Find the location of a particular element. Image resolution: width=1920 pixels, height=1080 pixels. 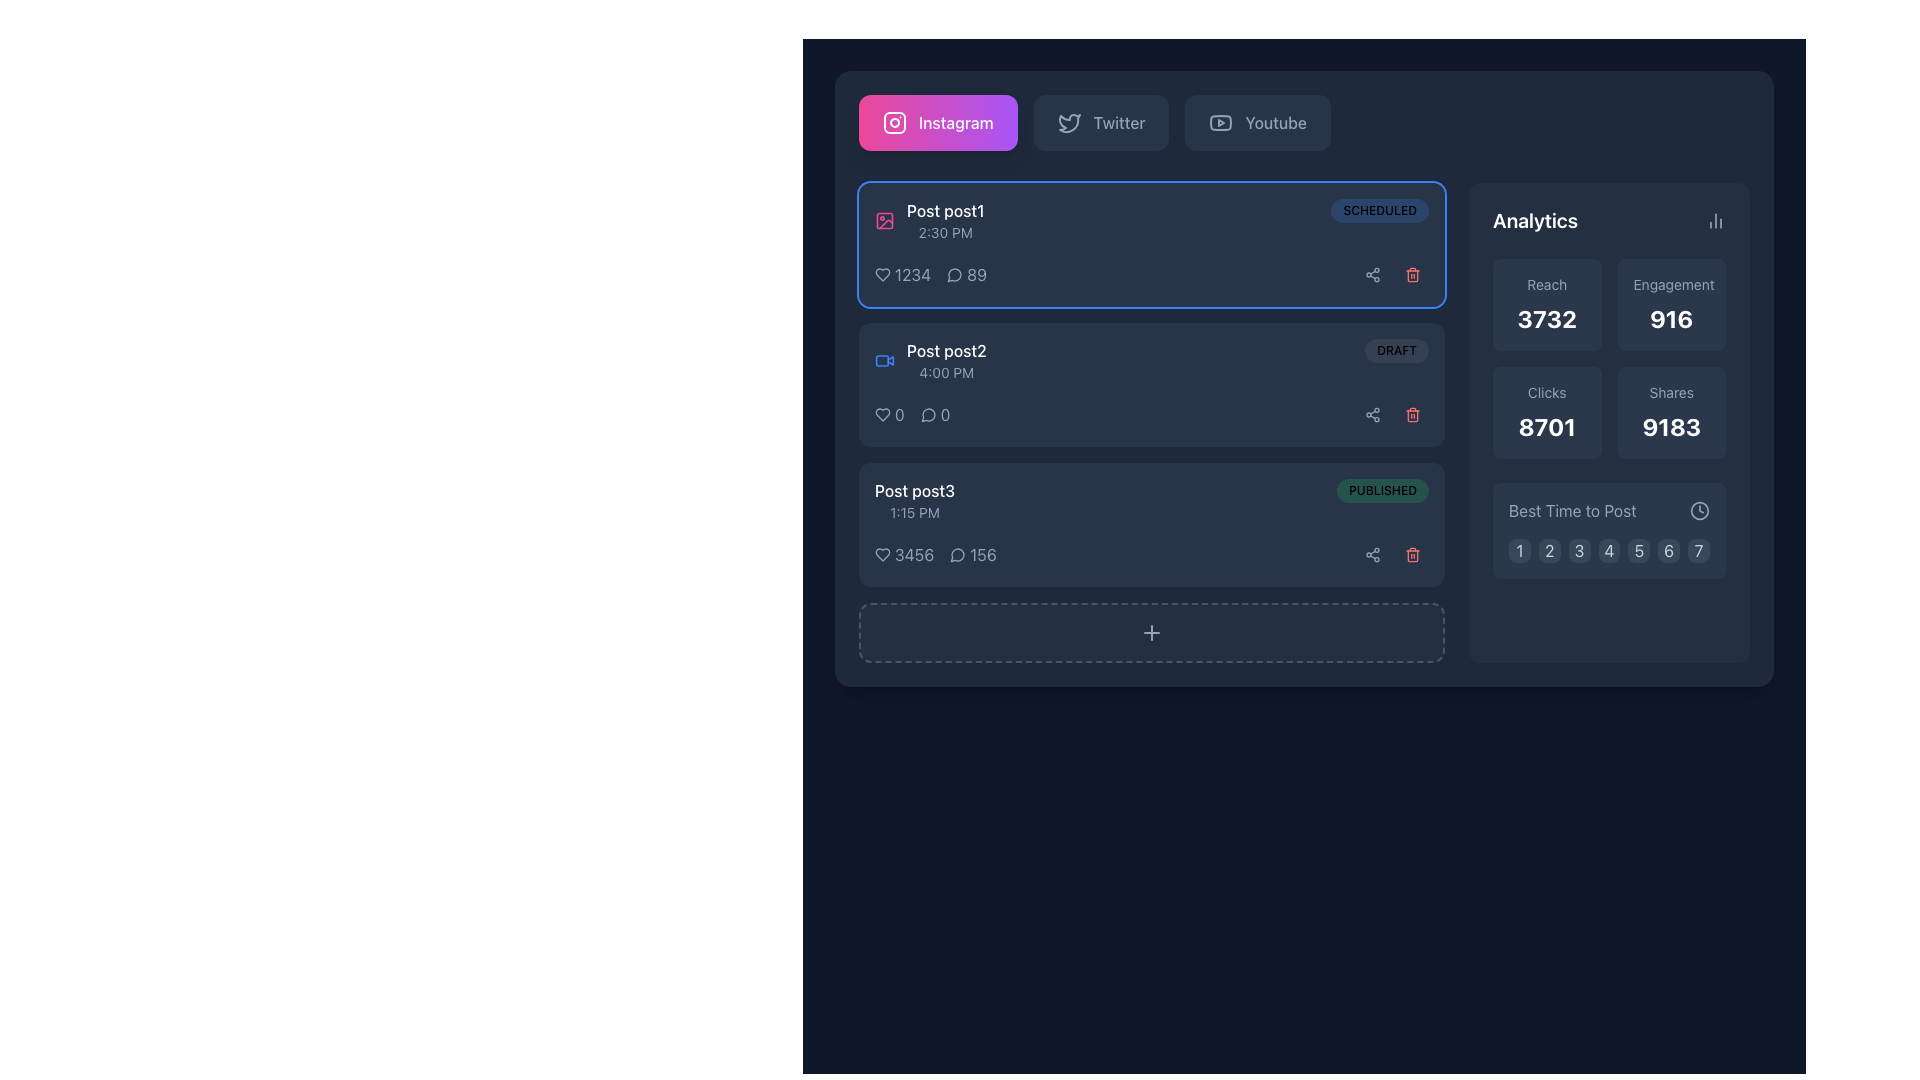

counters within the post draft panel located between 'Post post1' and 'Post post3', which displays information about a draft post including its title, timestamp, likes, and comments is located at coordinates (1152, 385).